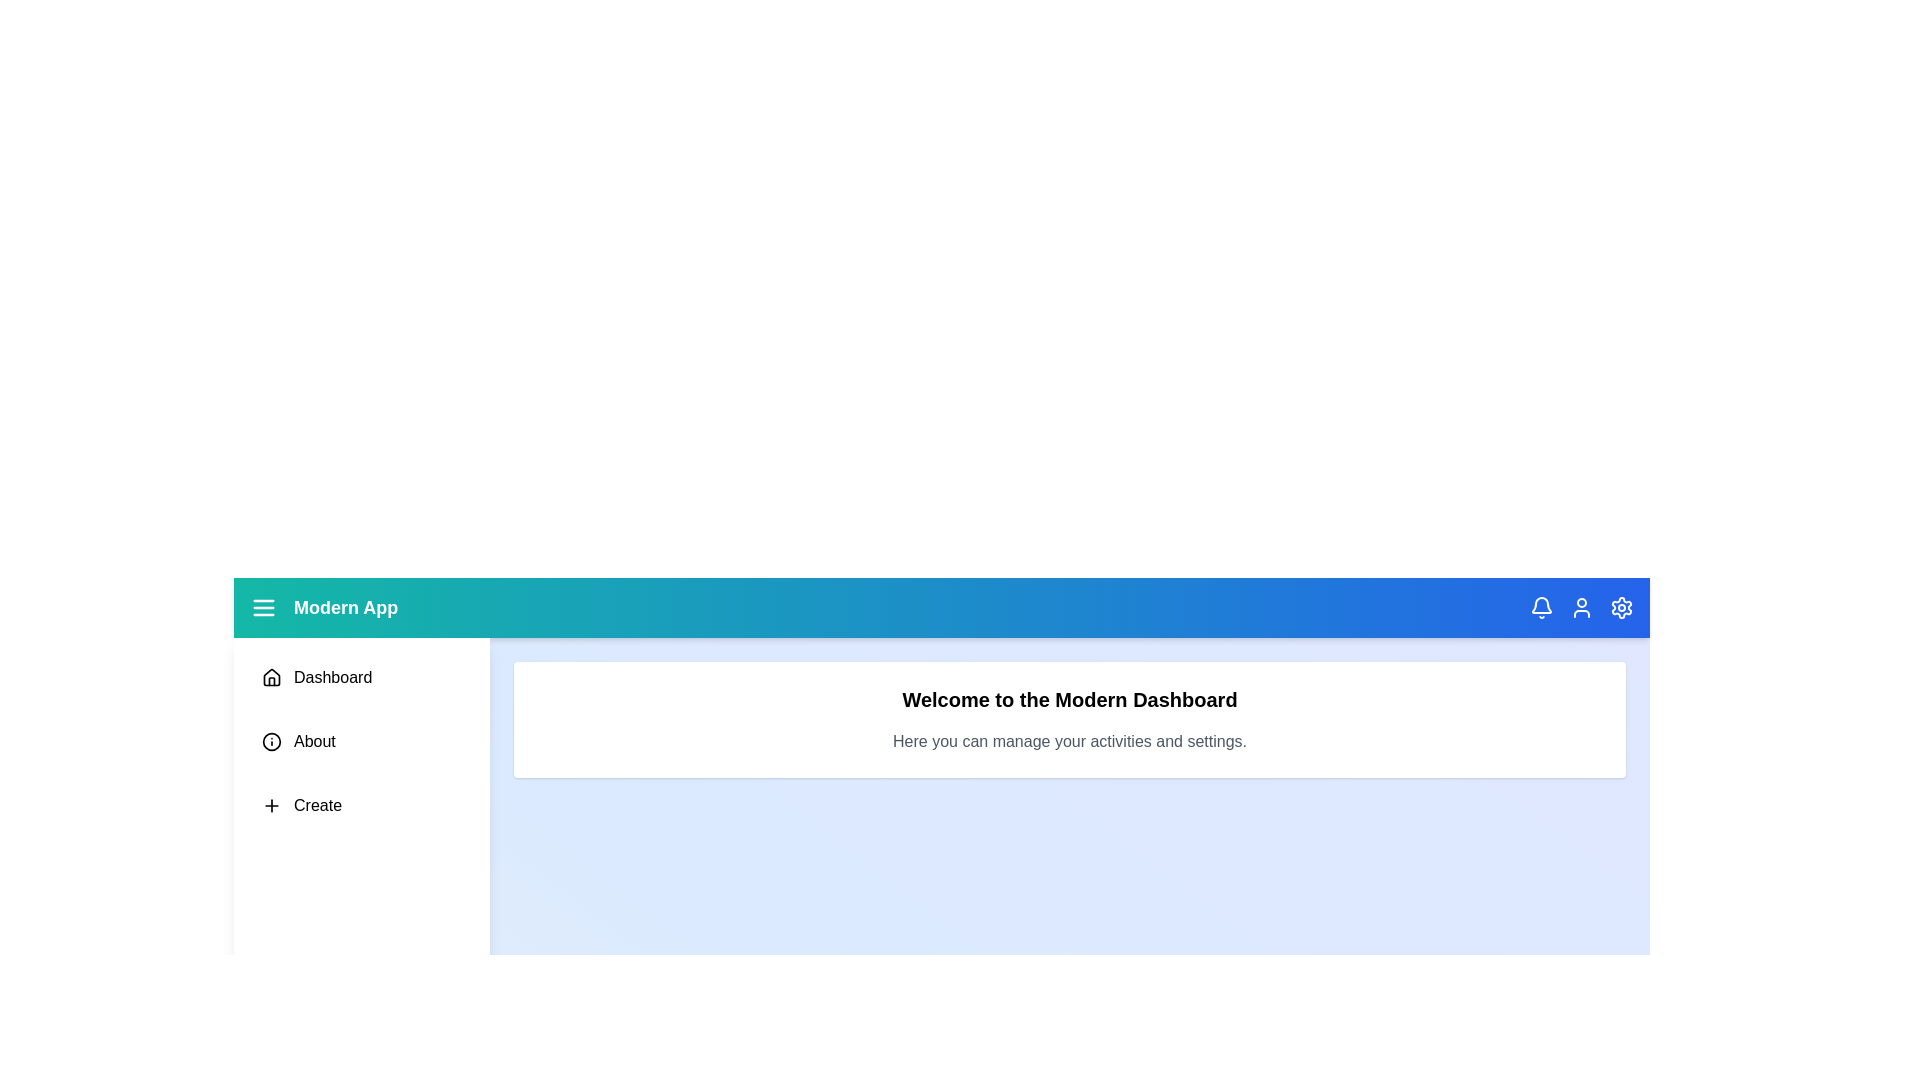  What do you see at coordinates (1581, 607) in the screenshot?
I see `the interactive element user_icon to observe visual feedback` at bounding box center [1581, 607].